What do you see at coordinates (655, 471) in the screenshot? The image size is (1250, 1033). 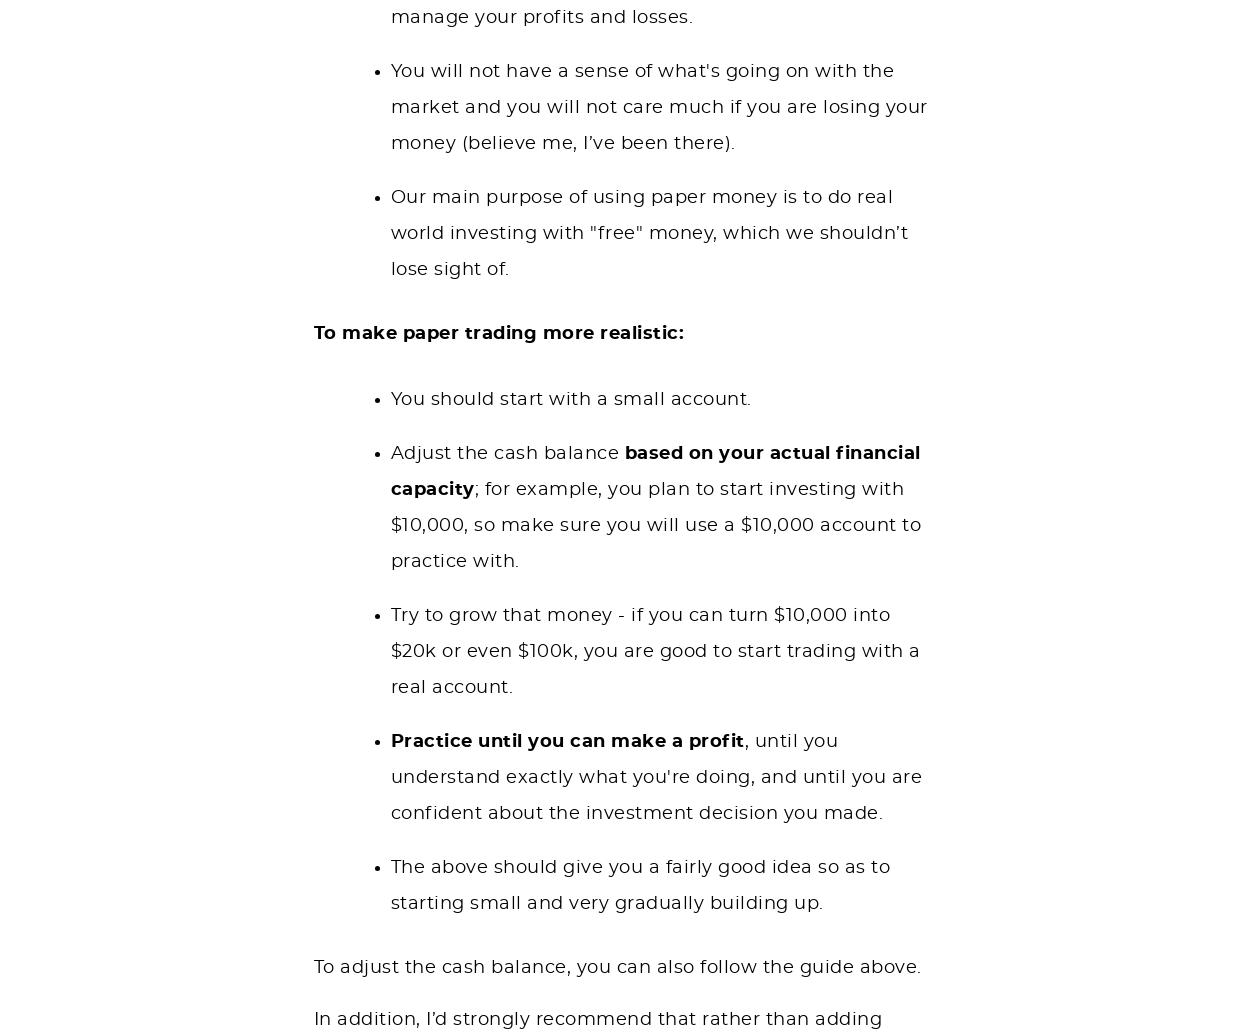 I see `'based on your actual financial capacity'` at bounding box center [655, 471].